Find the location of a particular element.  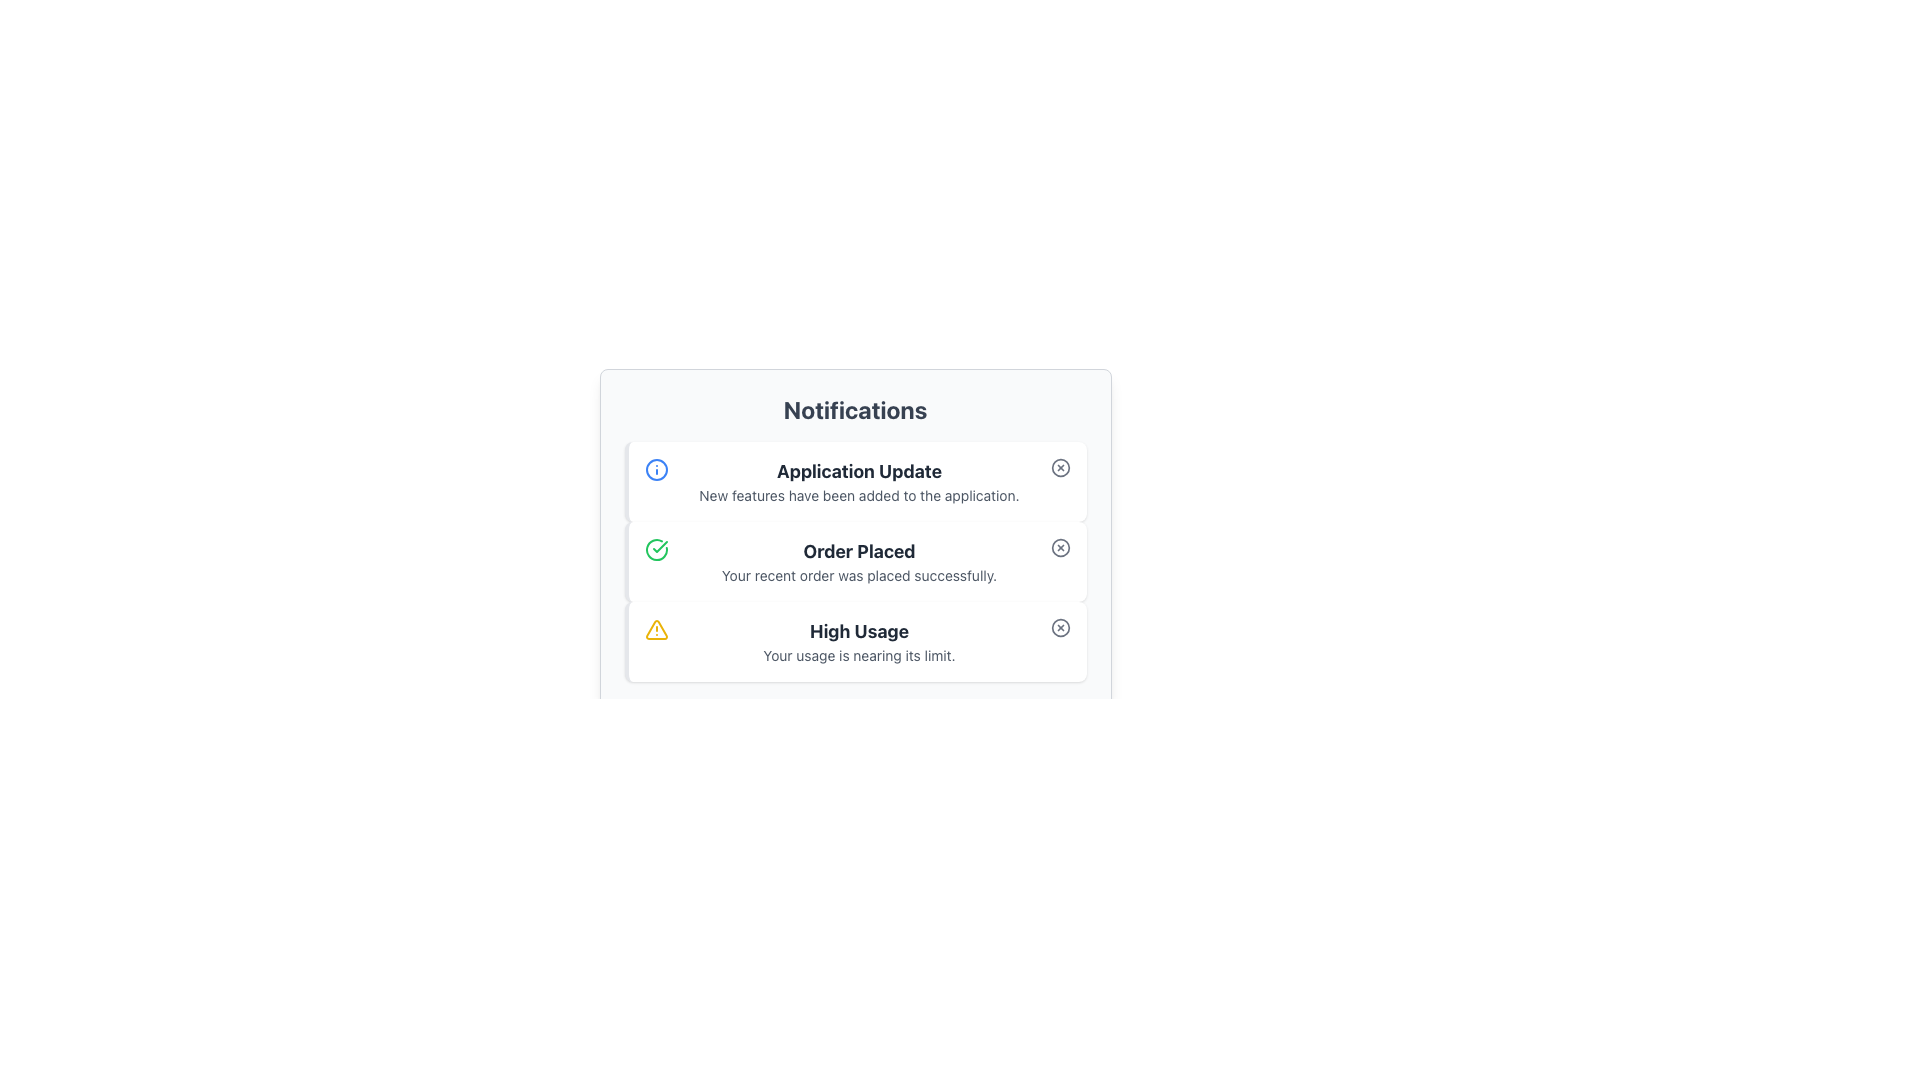

the Text Label that serves as the title for the notification about high resource usage is located at coordinates (859, 632).